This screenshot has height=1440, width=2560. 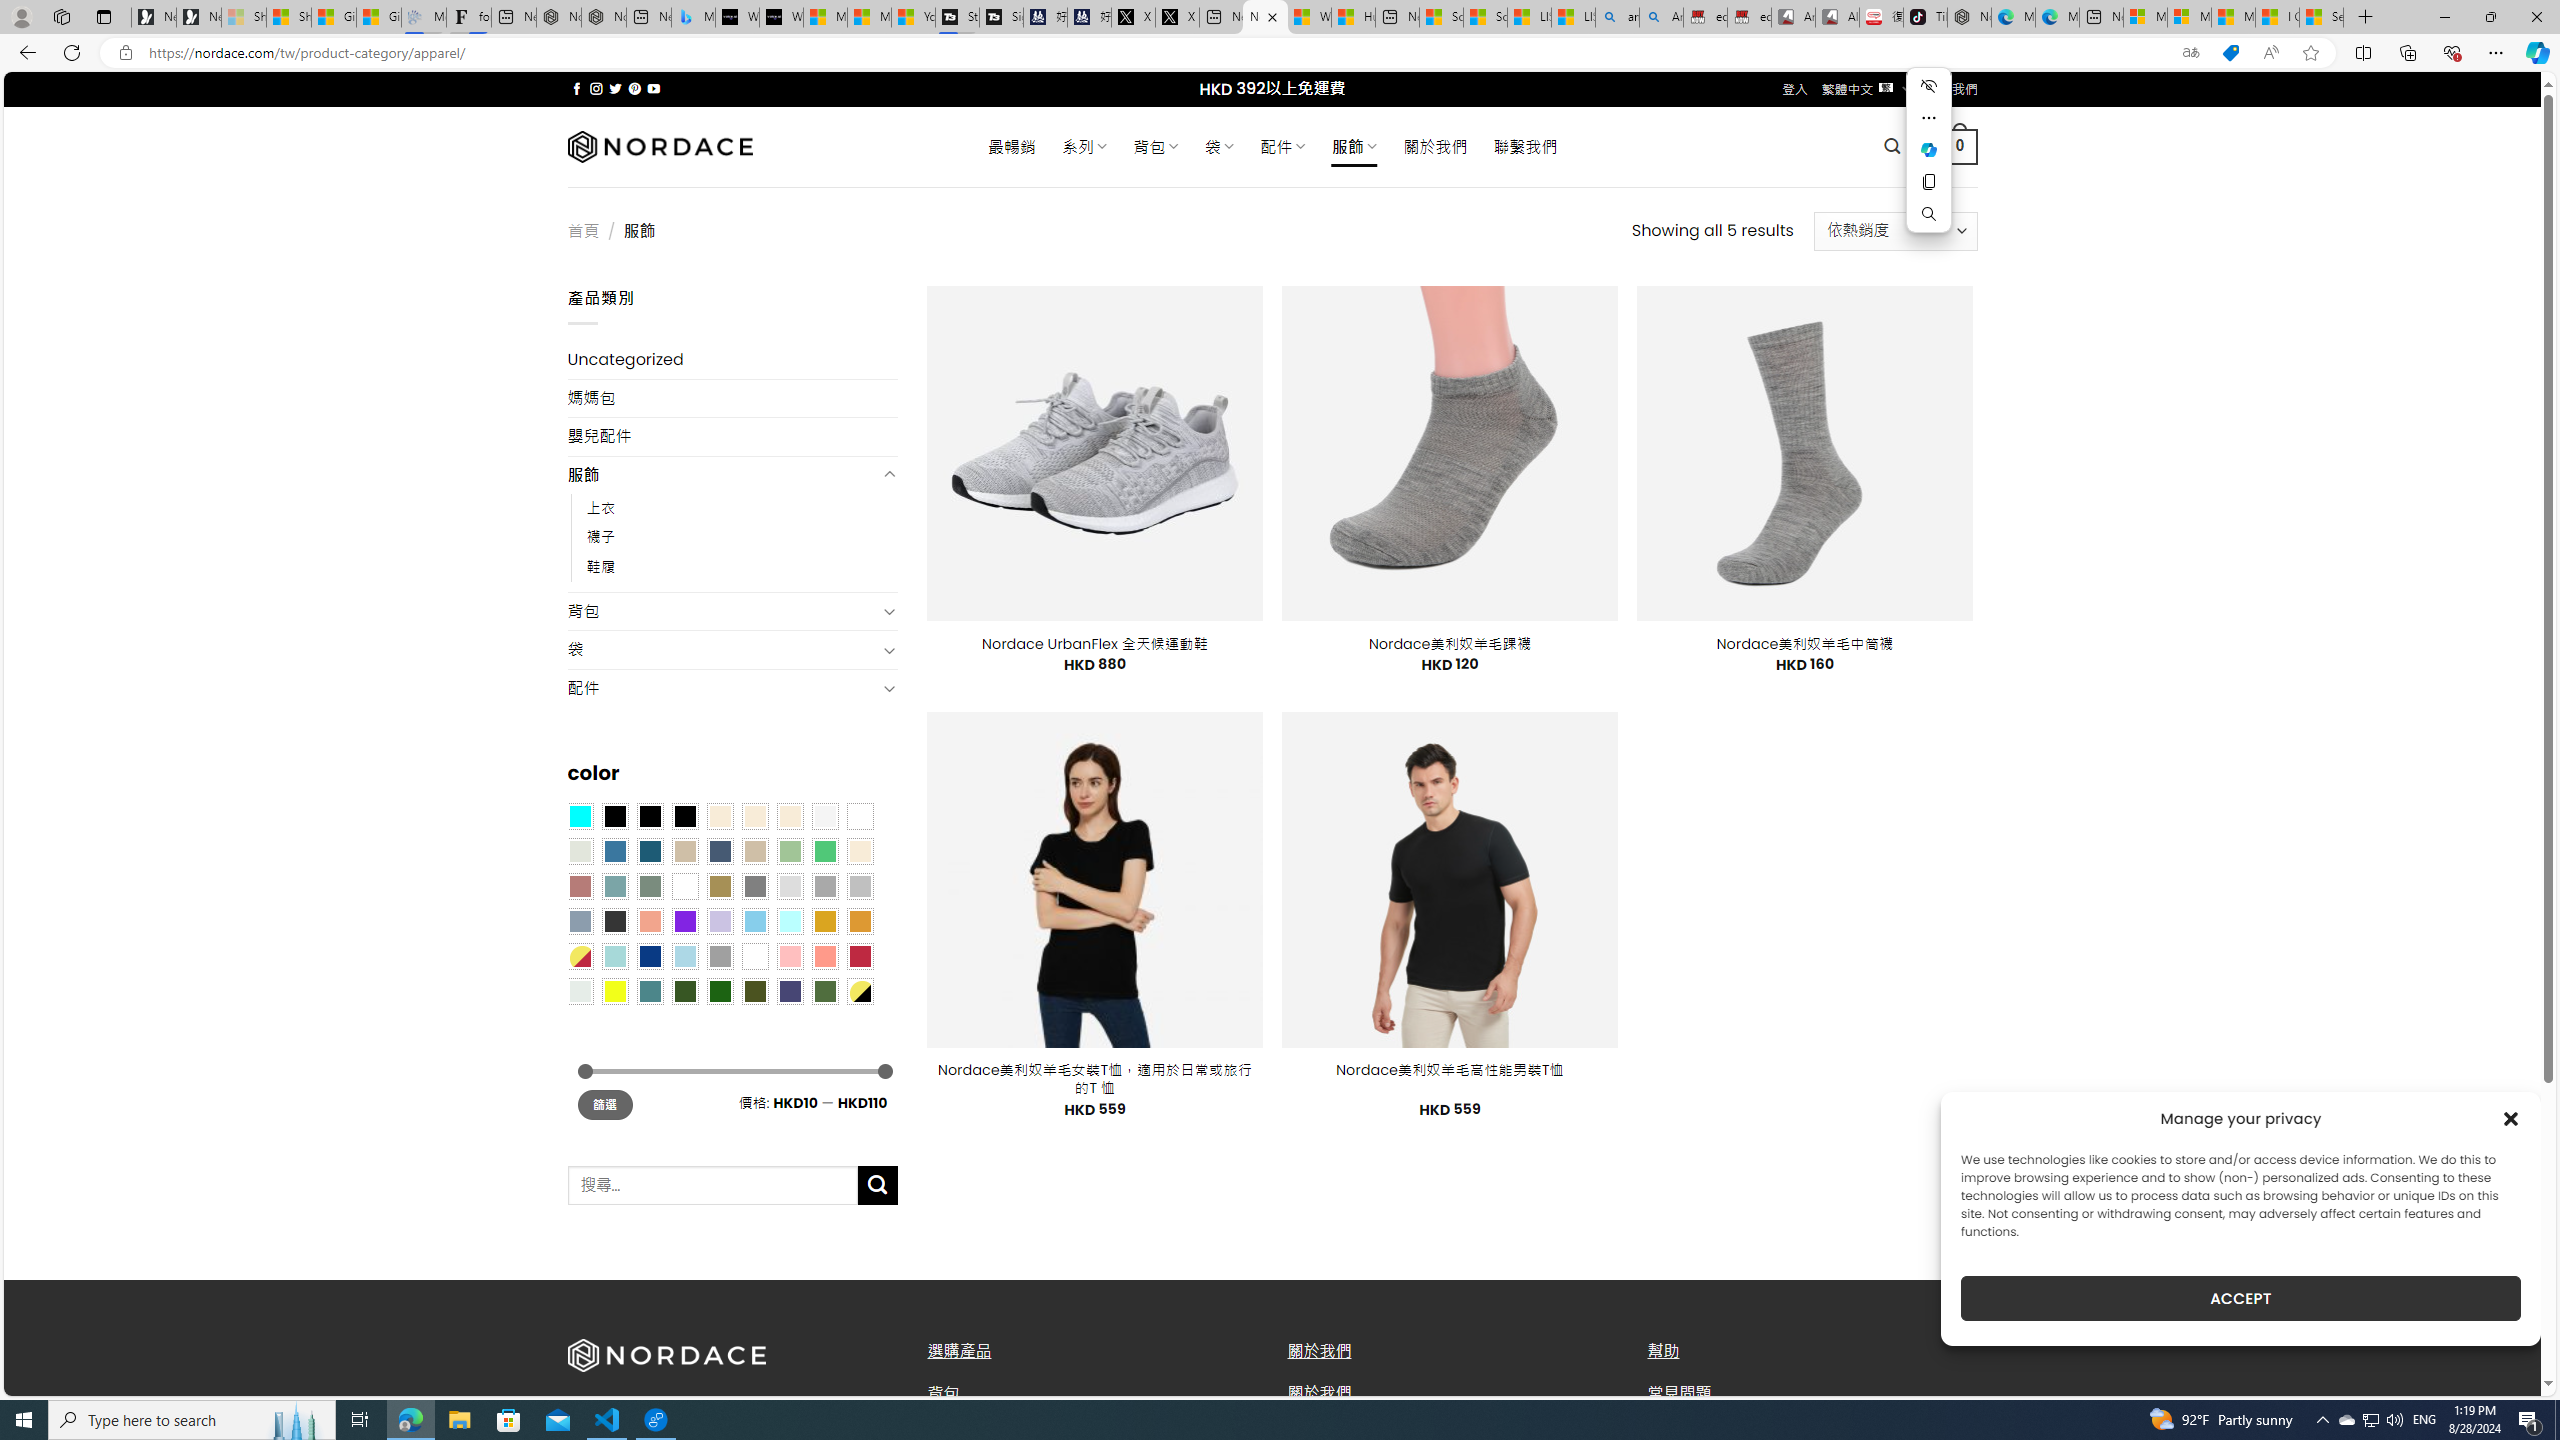 What do you see at coordinates (790, 815) in the screenshot?
I see `'Cream'` at bounding box center [790, 815].